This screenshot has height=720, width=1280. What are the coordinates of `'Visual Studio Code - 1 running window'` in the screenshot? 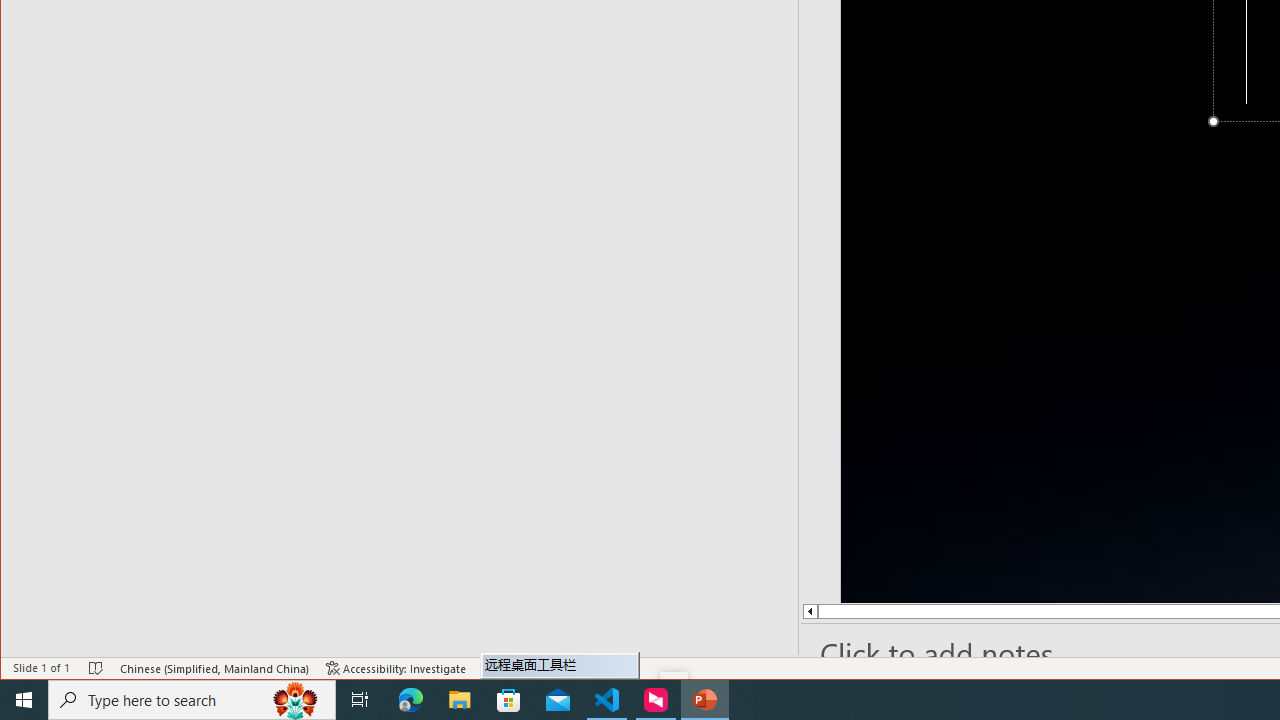 It's located at (606, 698).